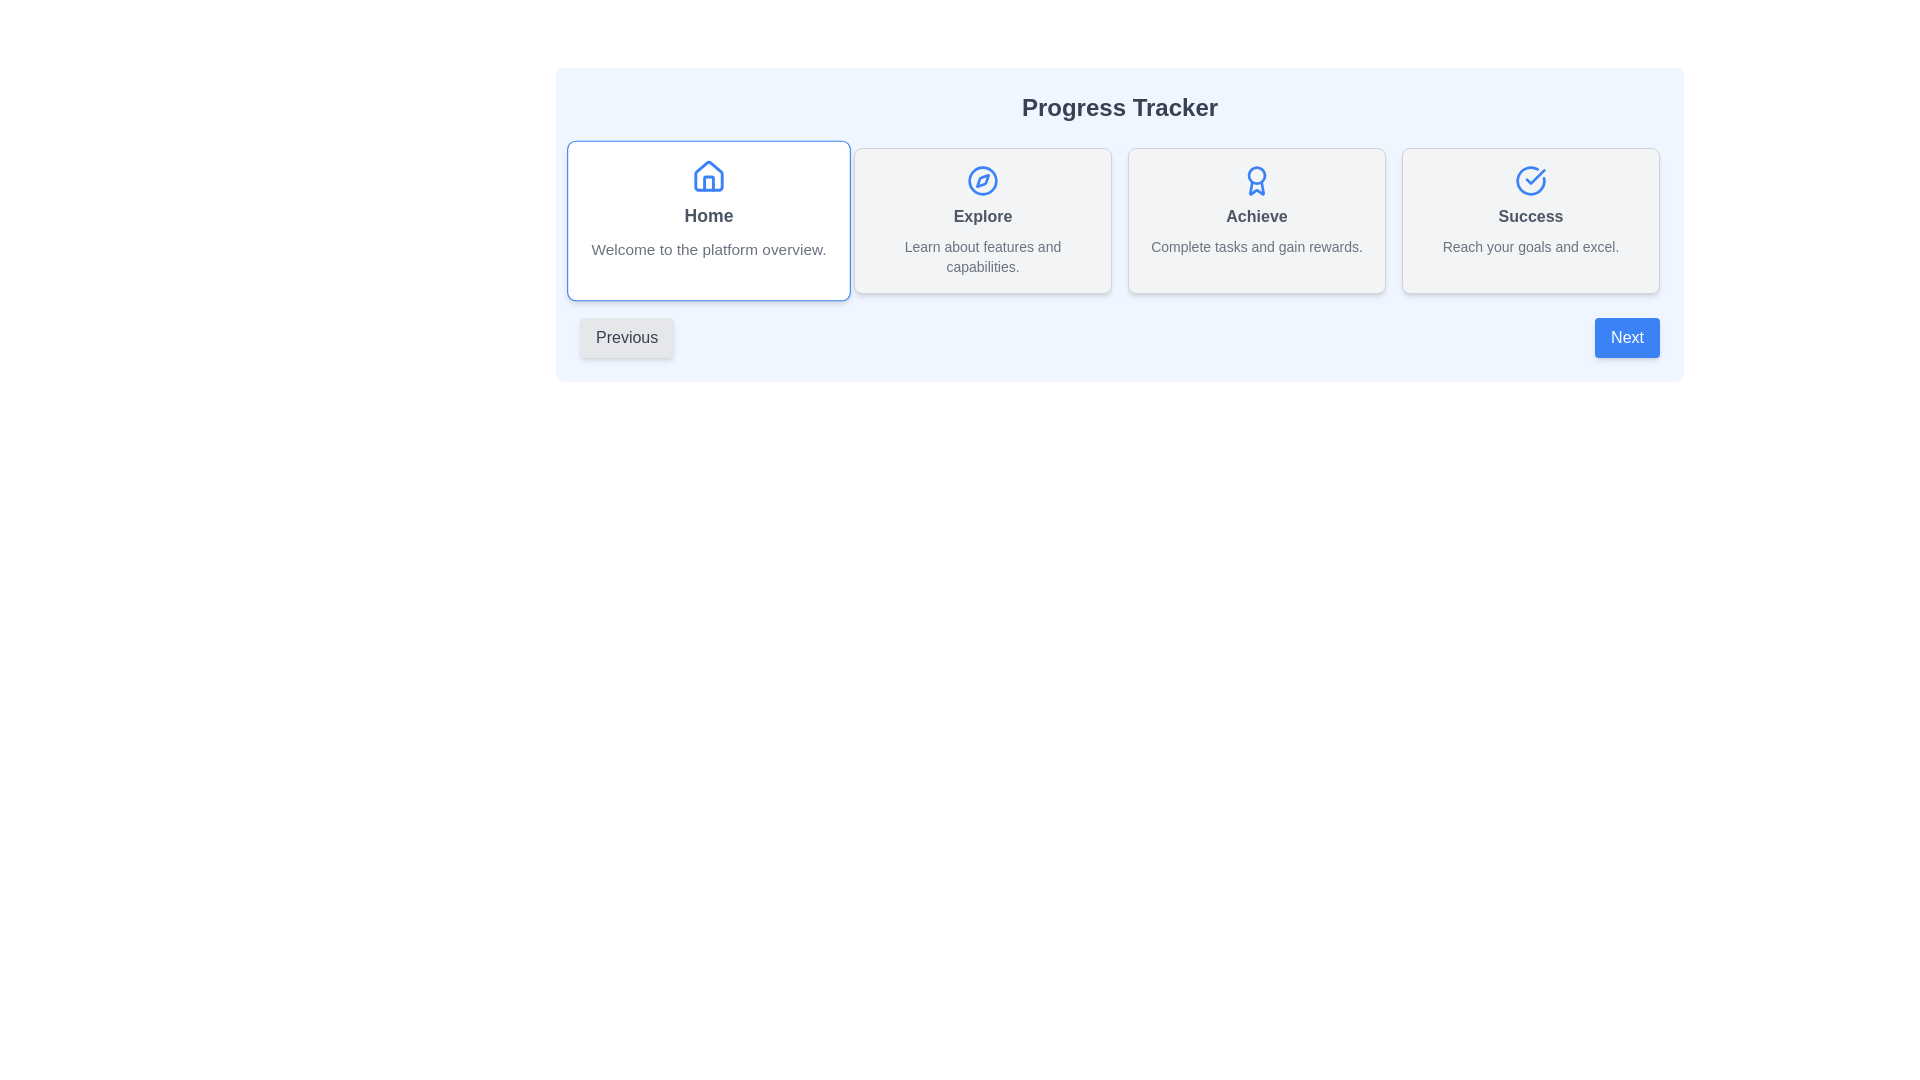  Describe the element at coordinates (983, 256) in the screenshot. I see `the descriptive text element located beneath the title 'Explore' within the 'Explore' section card` at that location.